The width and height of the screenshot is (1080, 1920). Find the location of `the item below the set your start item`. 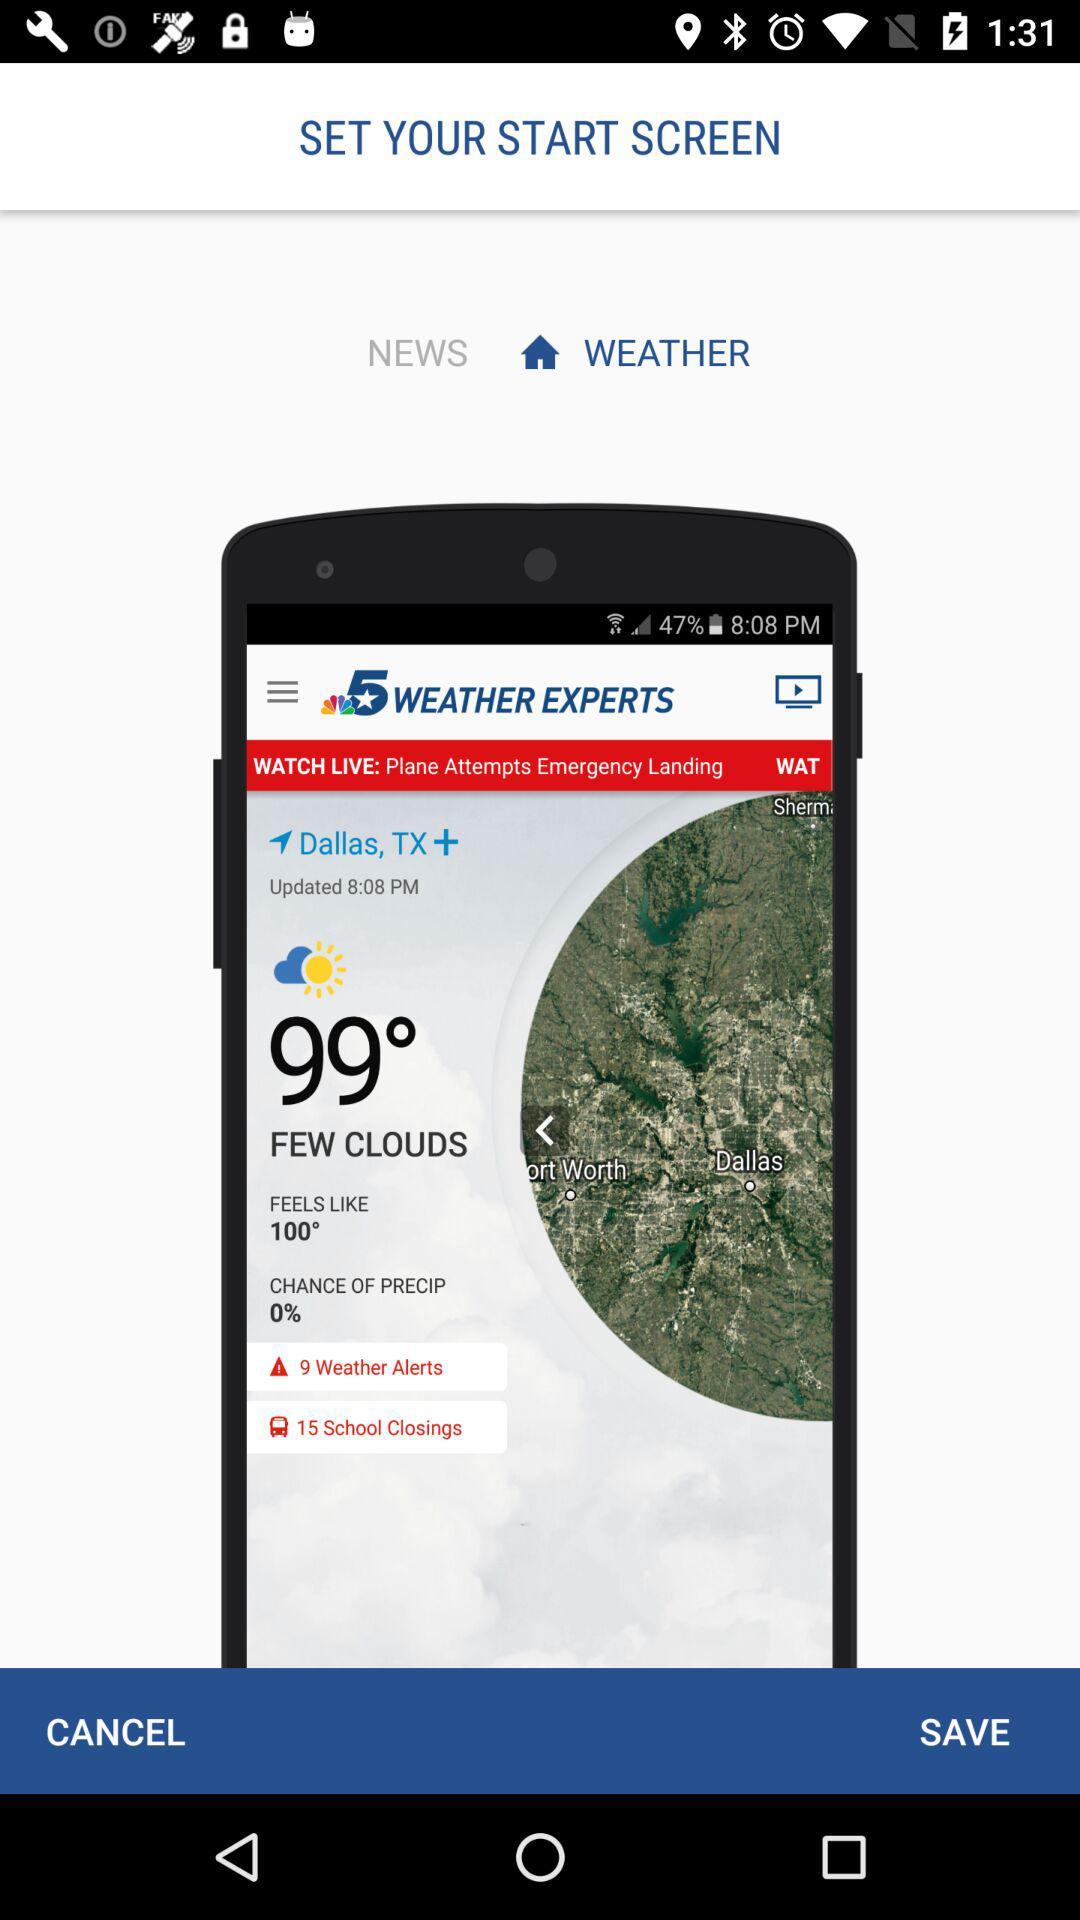

the item below the set your start item is located at coordinates (411, 351).